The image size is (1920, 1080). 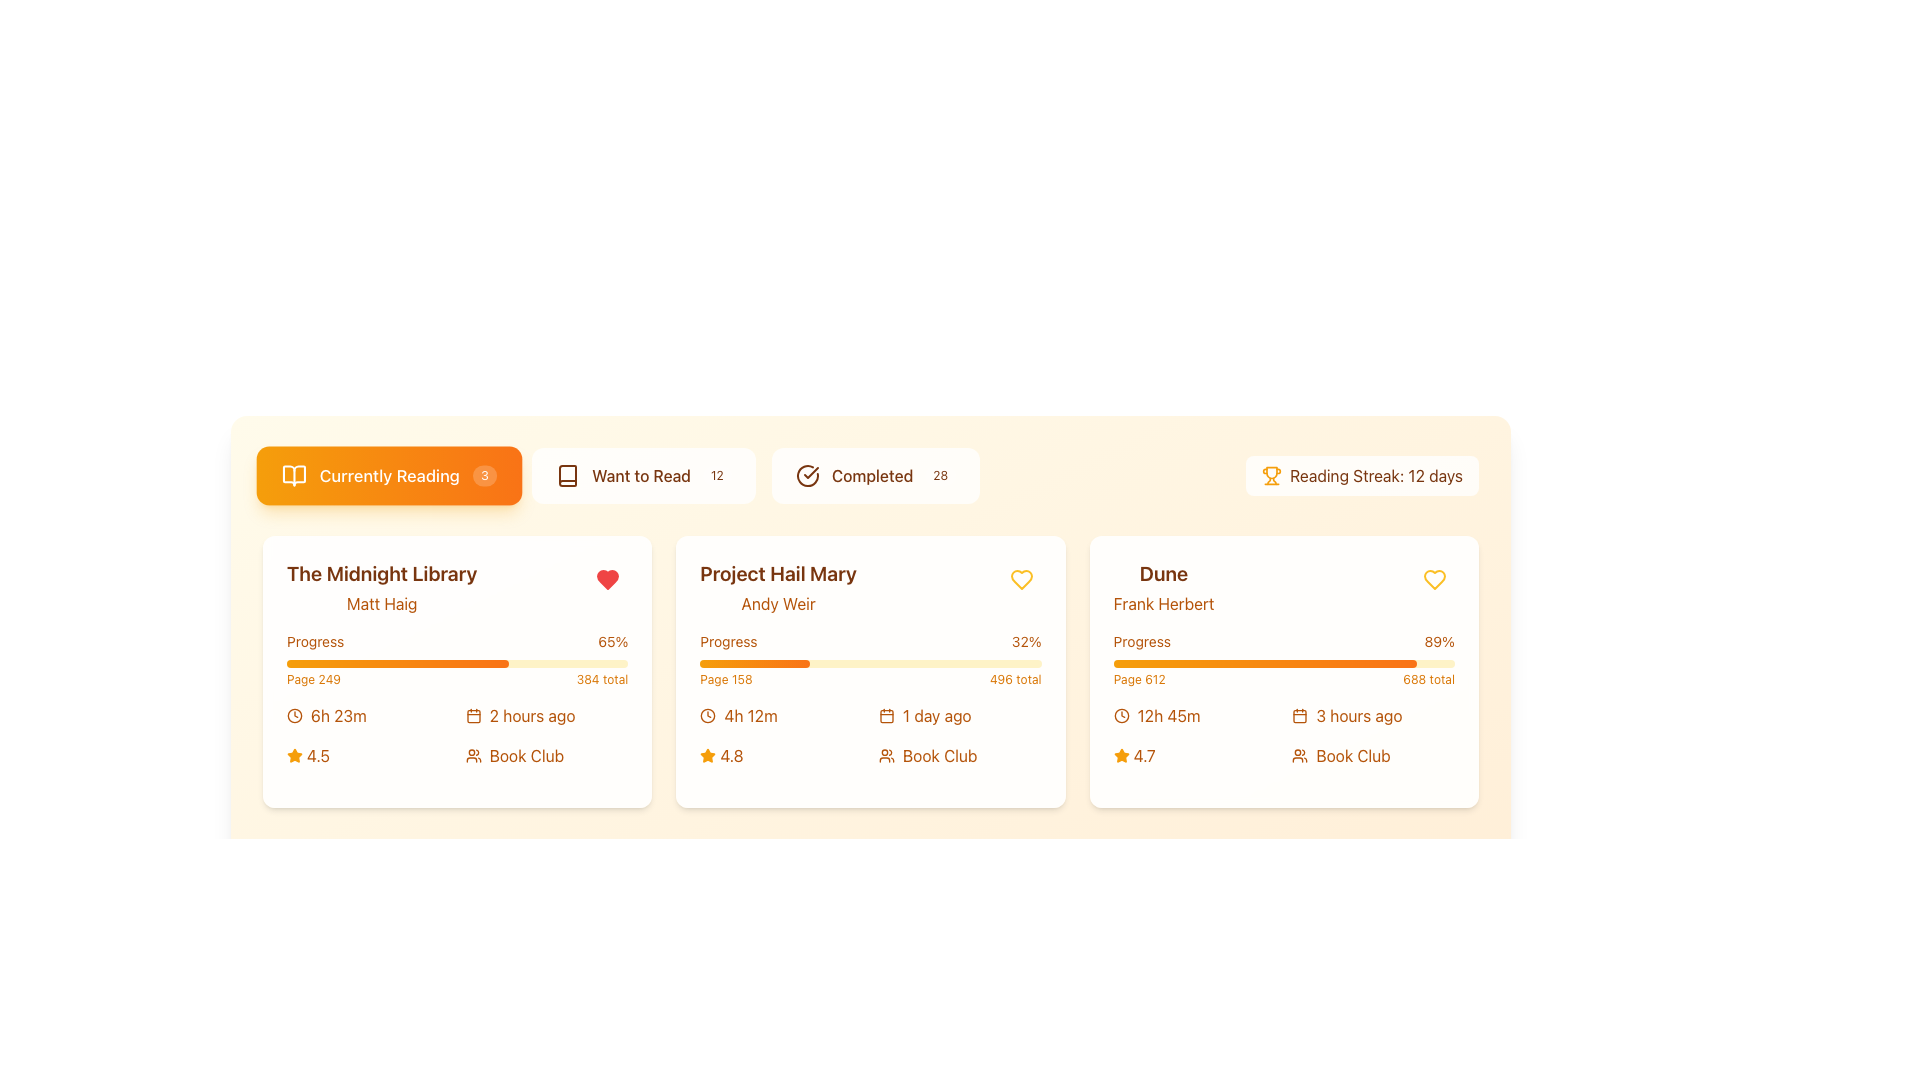 I want to click on the golden amber star-shaped icon located to the left of the numeric text '4.7' within the 'Dune' card layout, so click(x=1121, y=756).